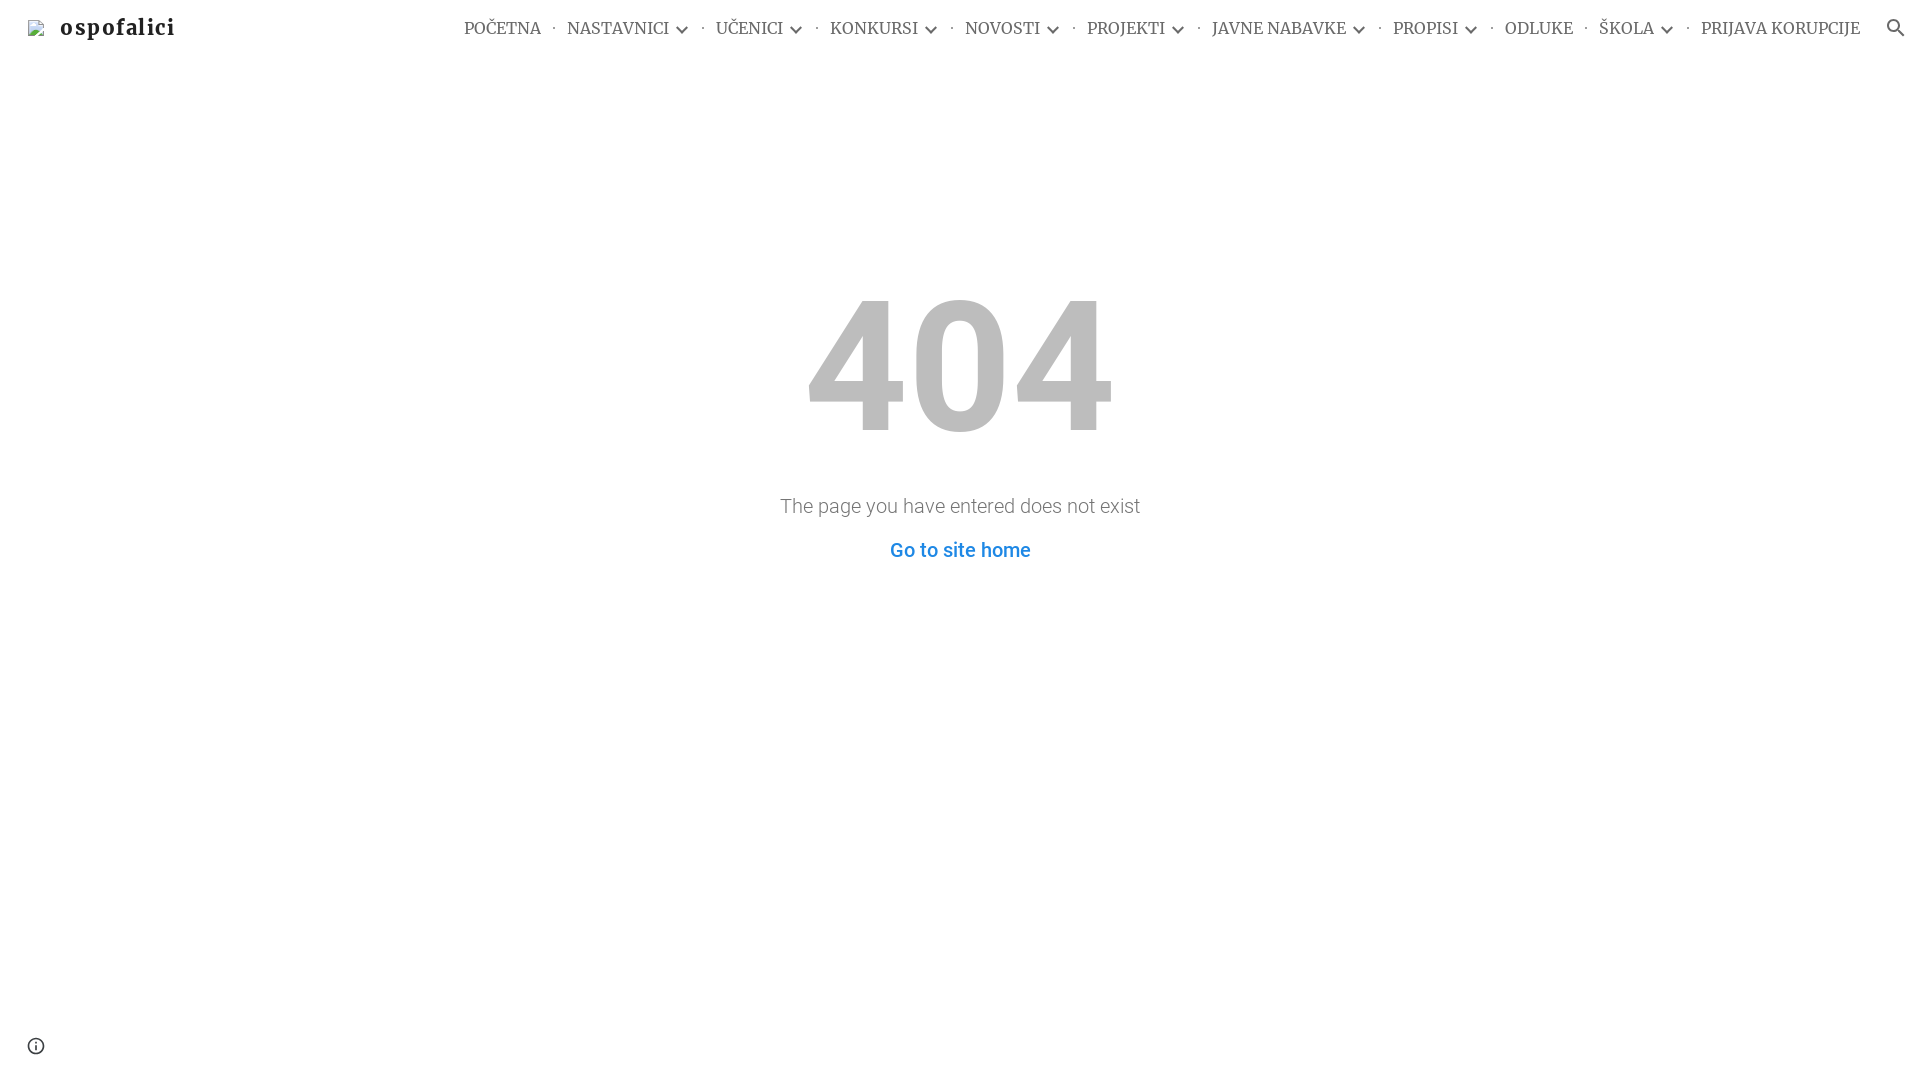  Describe the element at coordinates (1277, 27) in the screenshot. I see `'JAVNE NABAVKE'` at that location.